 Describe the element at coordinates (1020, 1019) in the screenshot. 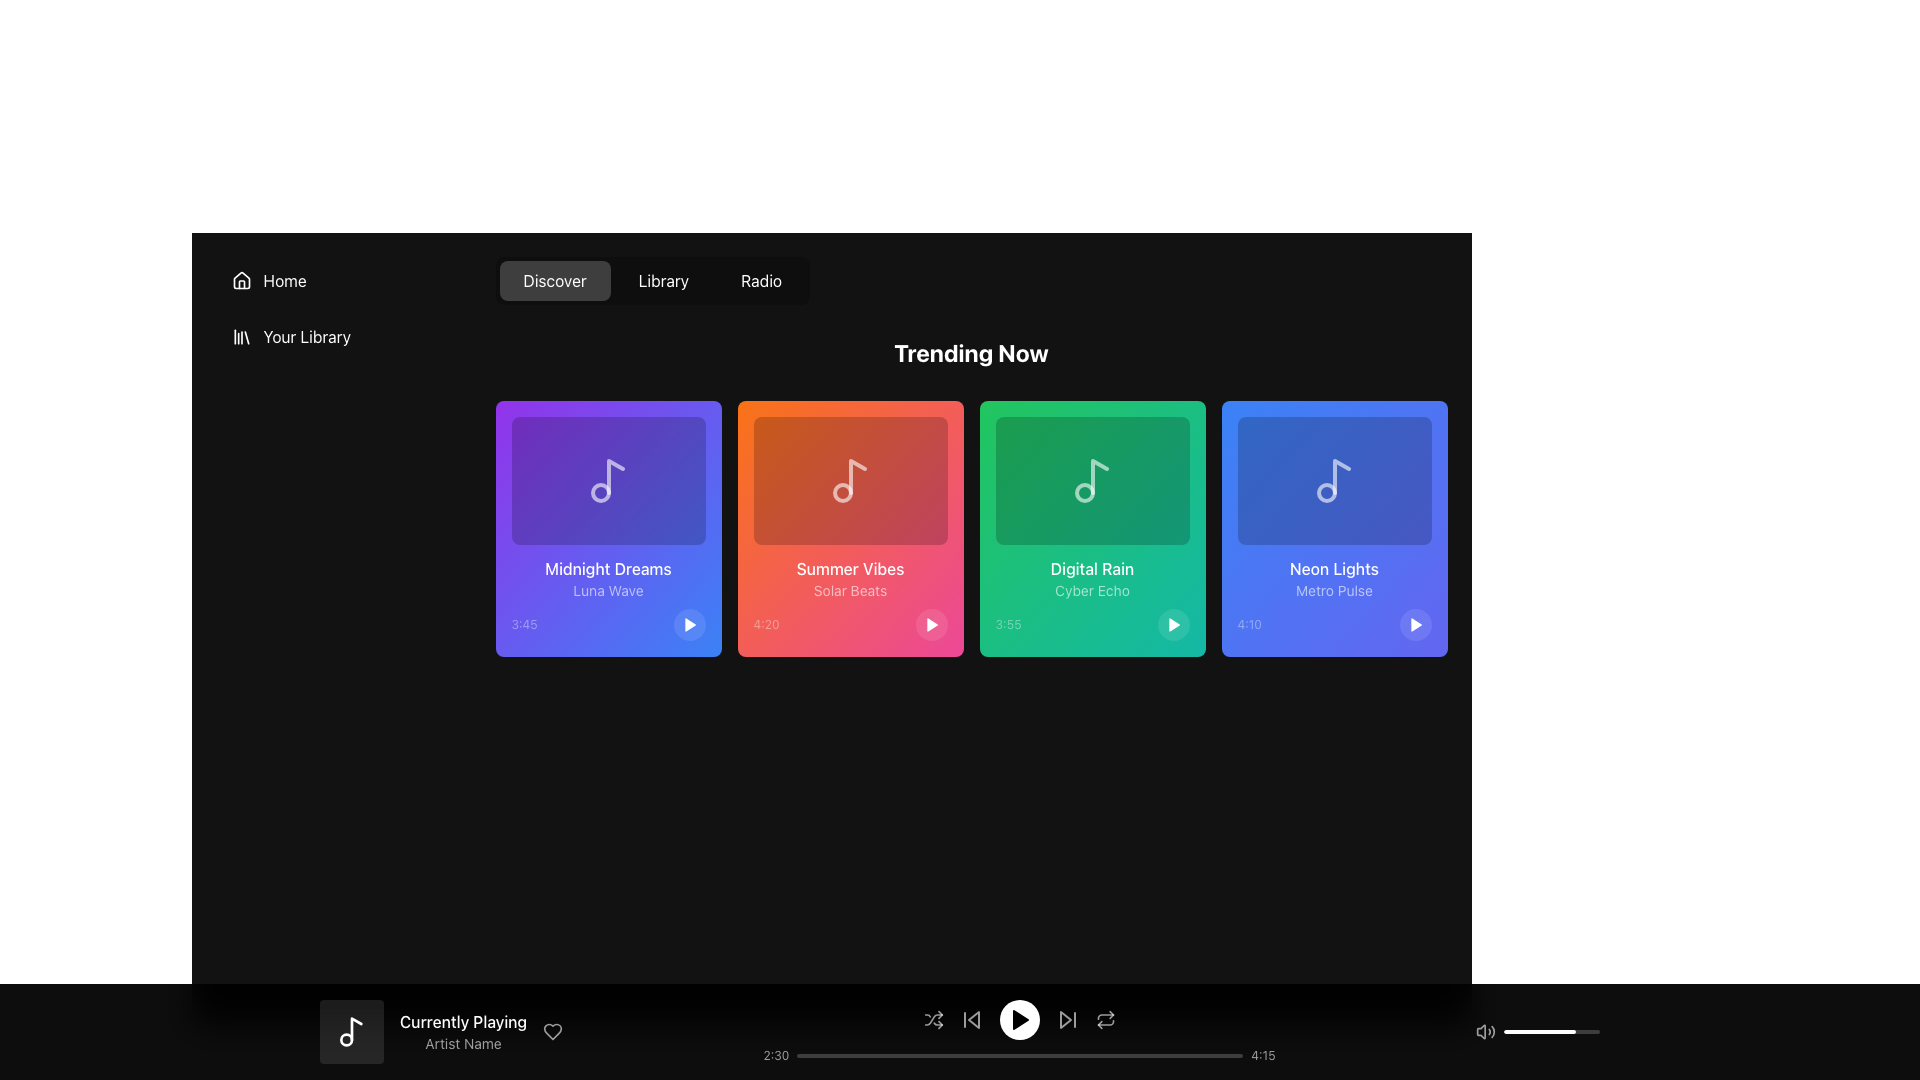

I see `the small, black triangular play button icon inside the circular button component located in the center of the media control section` at that location.